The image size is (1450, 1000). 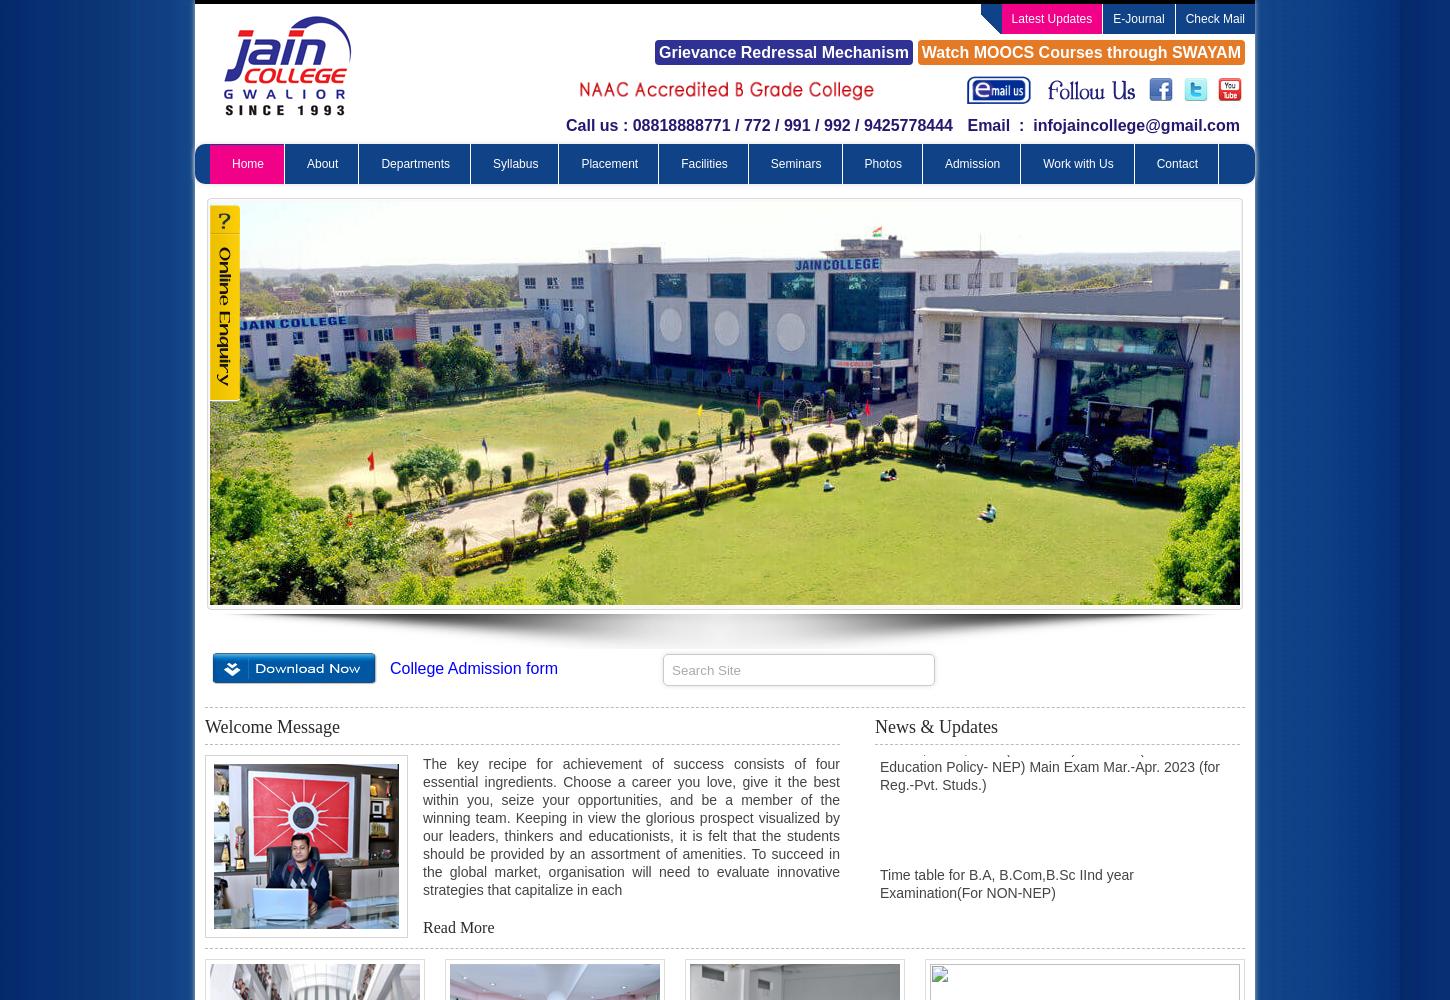 What do you see at coordinates (272, 726) in the screenshot?
I see `'Welcome Message'` at bounding box center [272, 726].